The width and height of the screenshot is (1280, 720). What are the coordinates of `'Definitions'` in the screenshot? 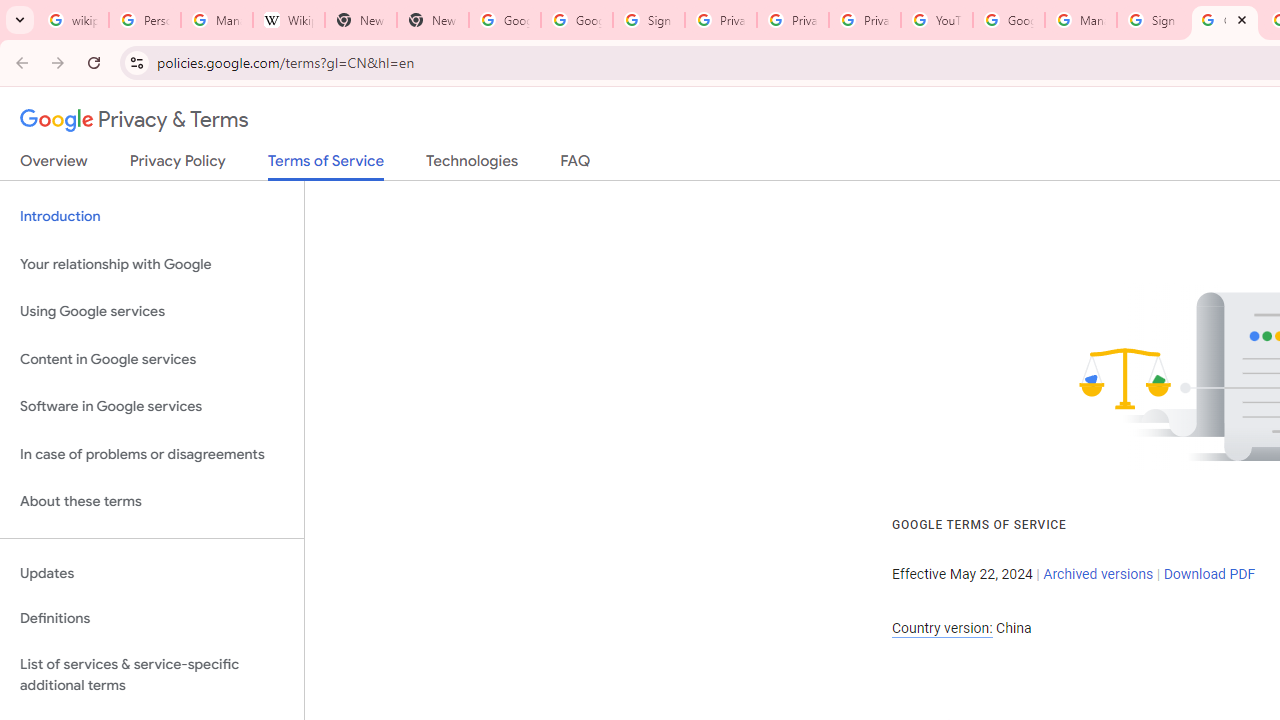 It's located at (151, 618).